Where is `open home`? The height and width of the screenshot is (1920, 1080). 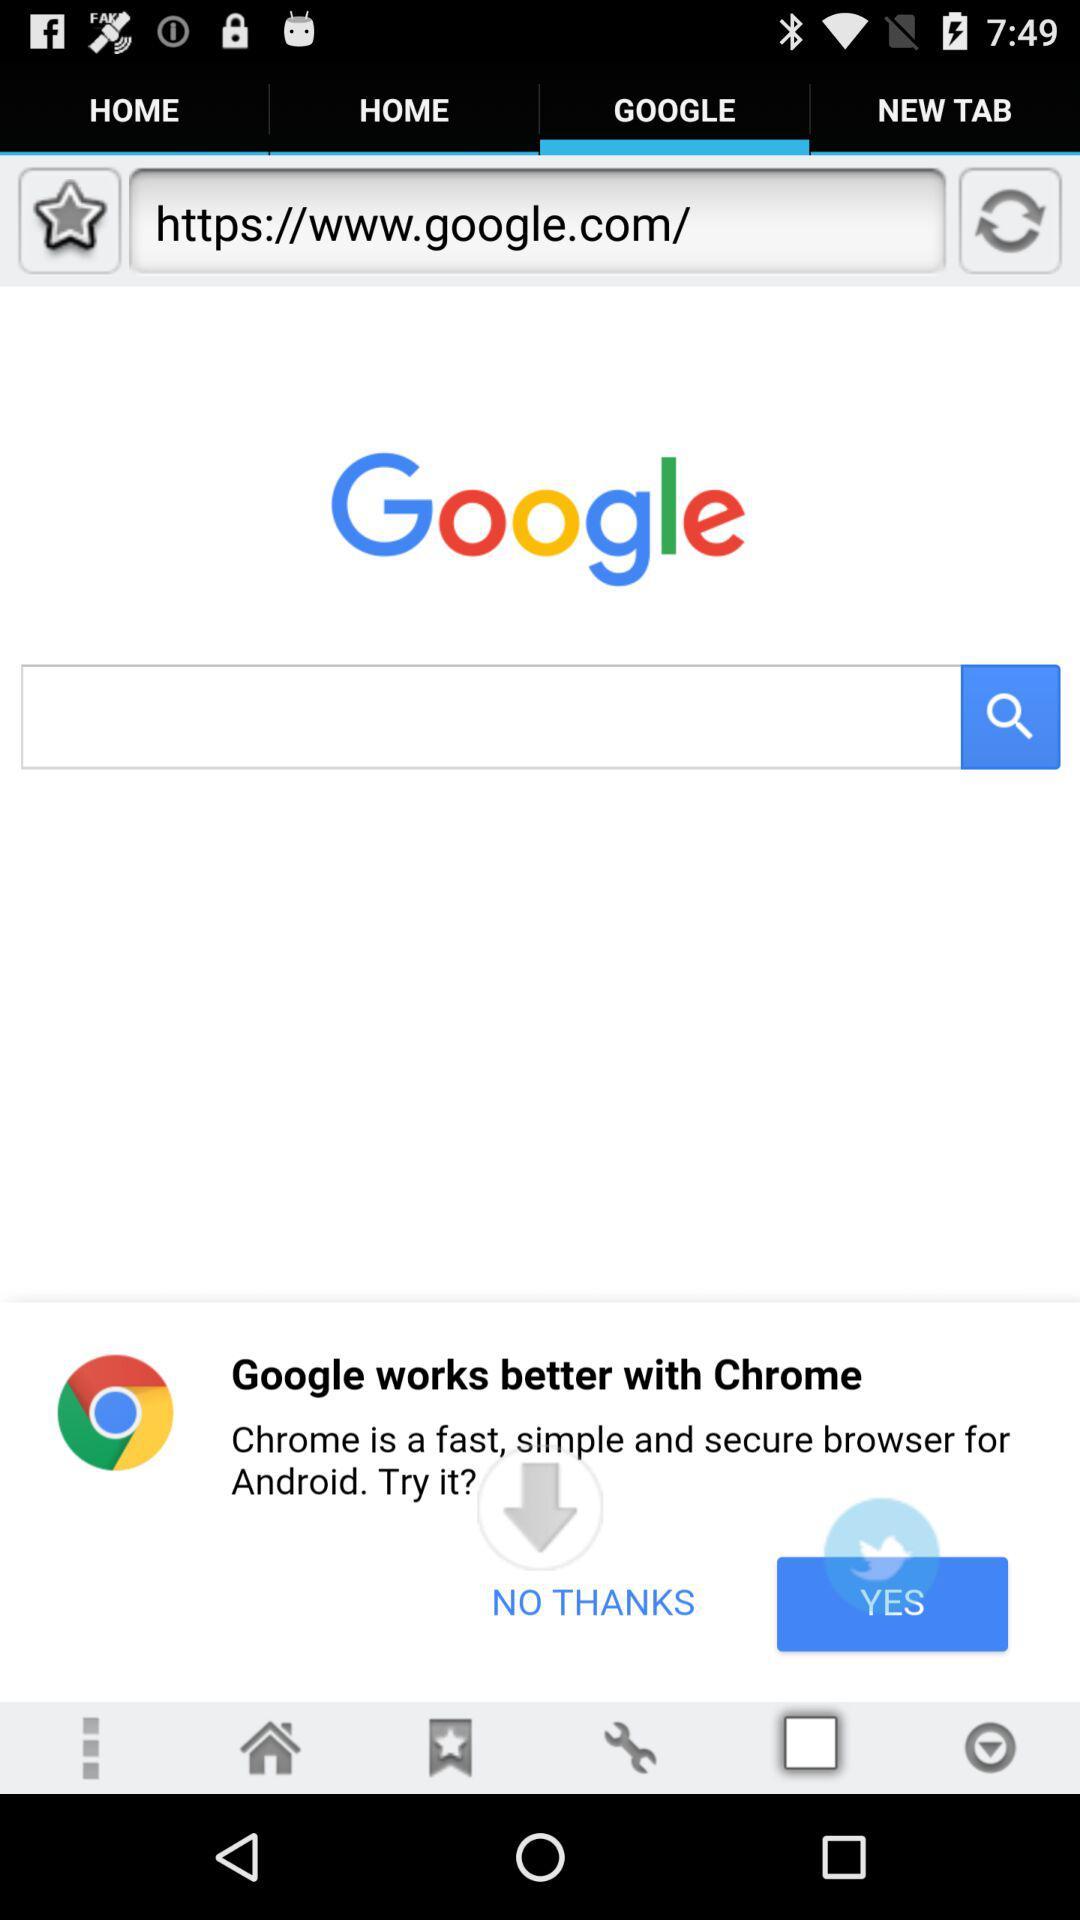 open home is located at coordinates (270, 1746).